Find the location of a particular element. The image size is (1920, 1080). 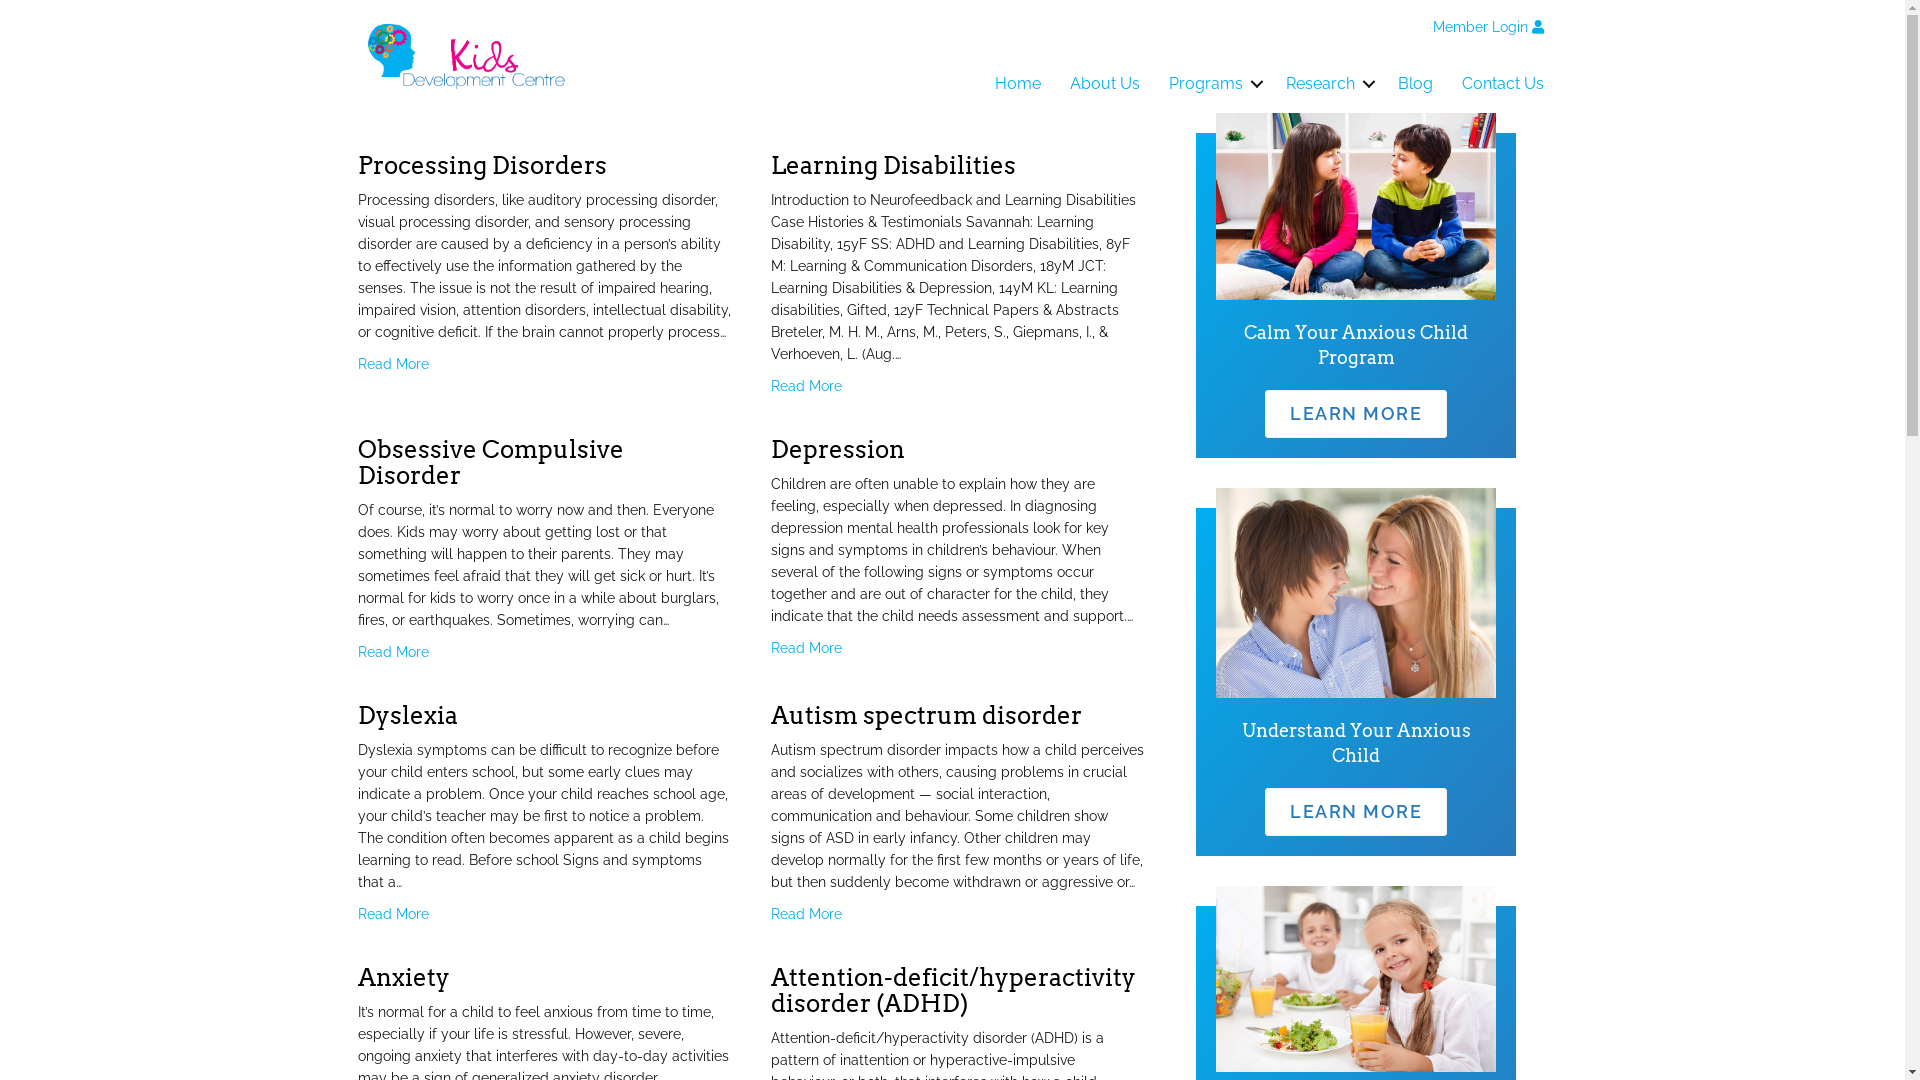

'Anxiety' is located at coordinates (402, 976).